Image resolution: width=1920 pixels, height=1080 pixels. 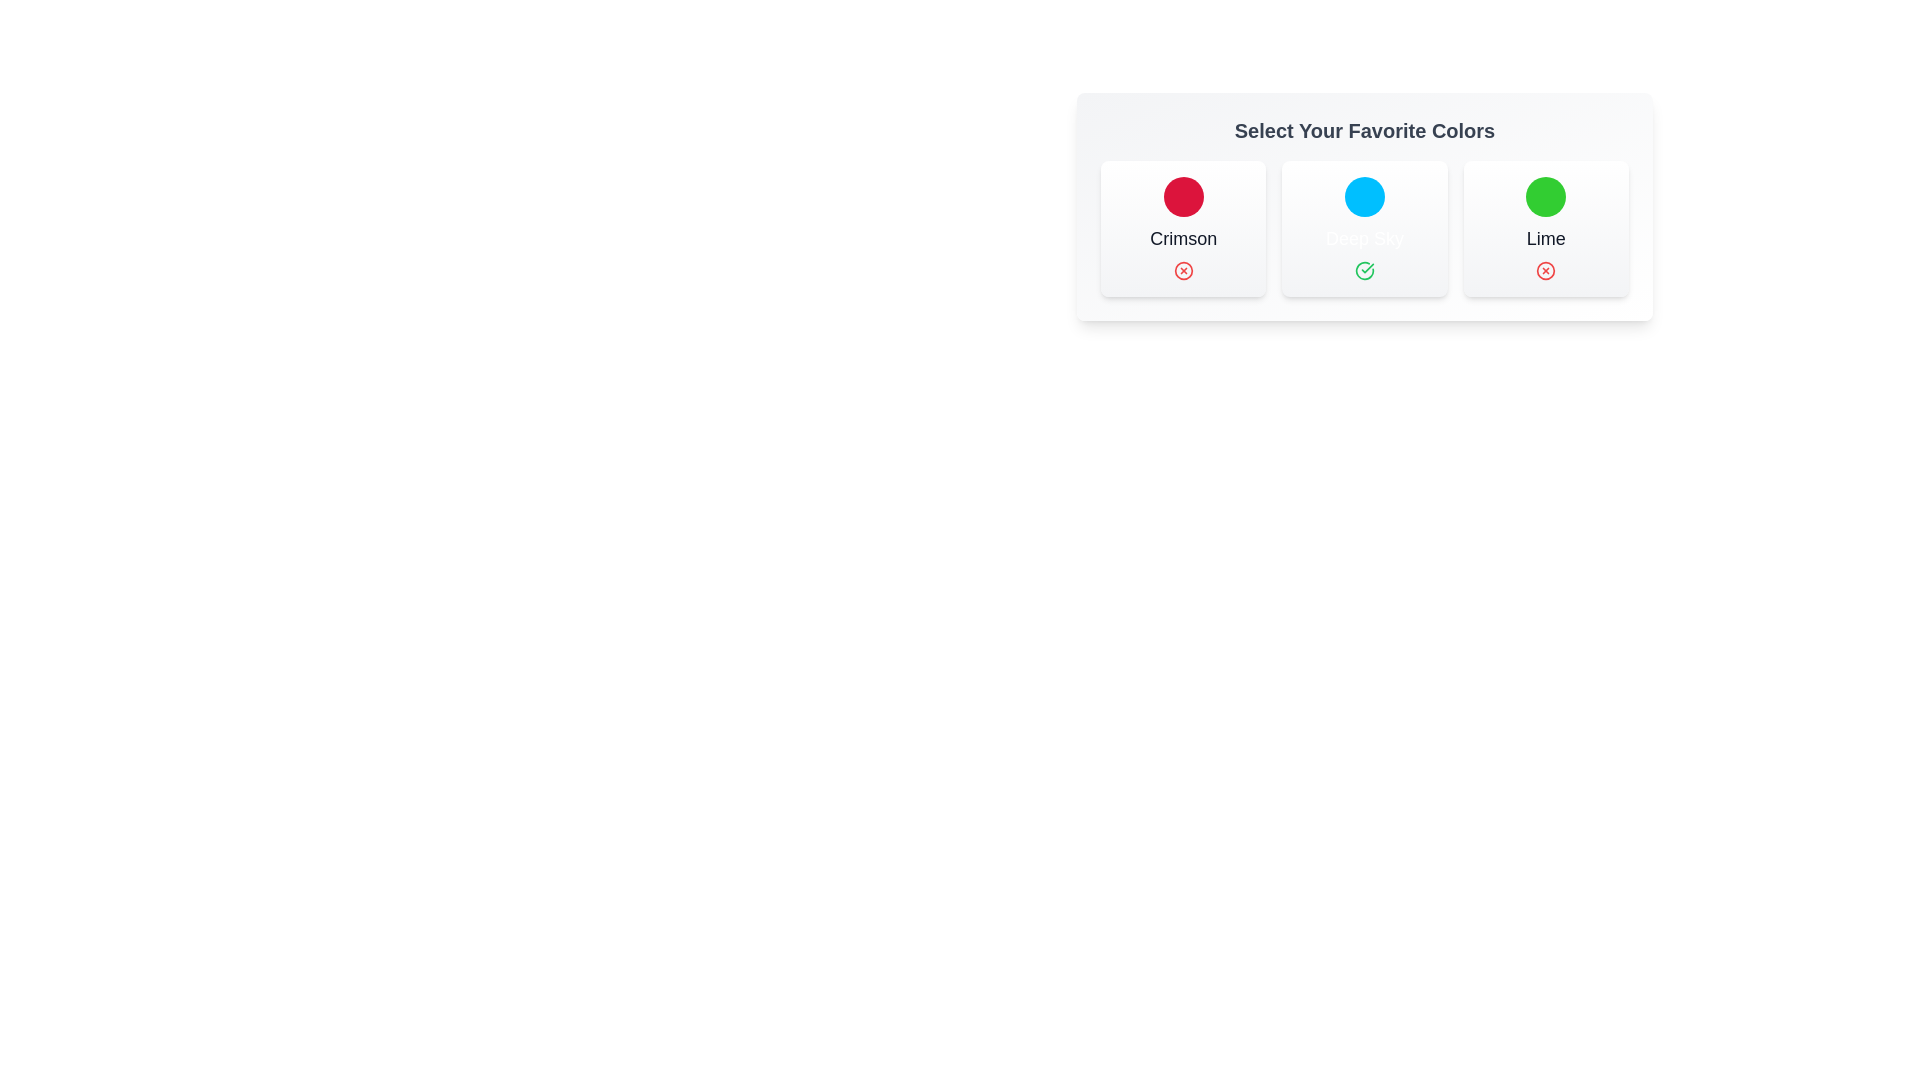 What do you see at coordinates (1544, 227) in the screenshot?
I see `the chip corresponding to Lime` at bounding box center [1544, 227].